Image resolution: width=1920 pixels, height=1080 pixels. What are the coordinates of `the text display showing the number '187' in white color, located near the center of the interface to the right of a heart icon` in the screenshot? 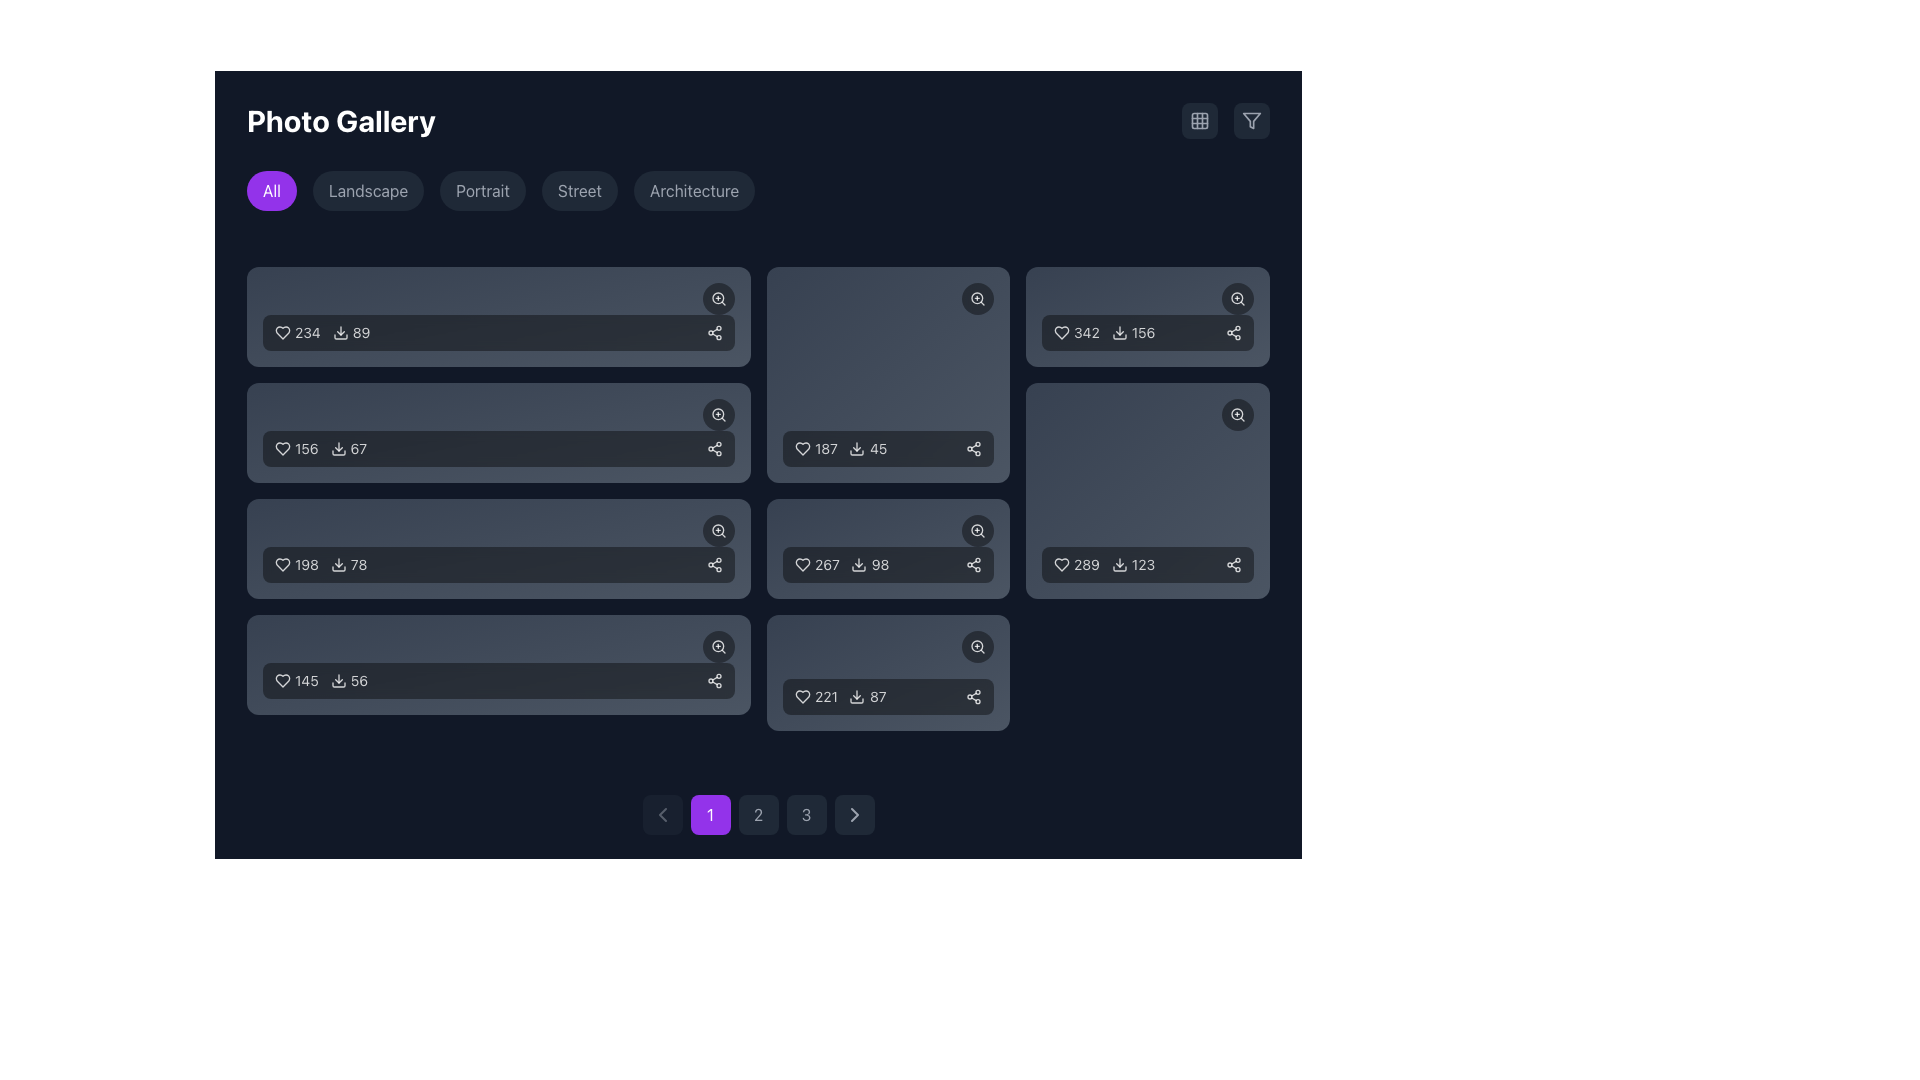 It's located at (825, 447).